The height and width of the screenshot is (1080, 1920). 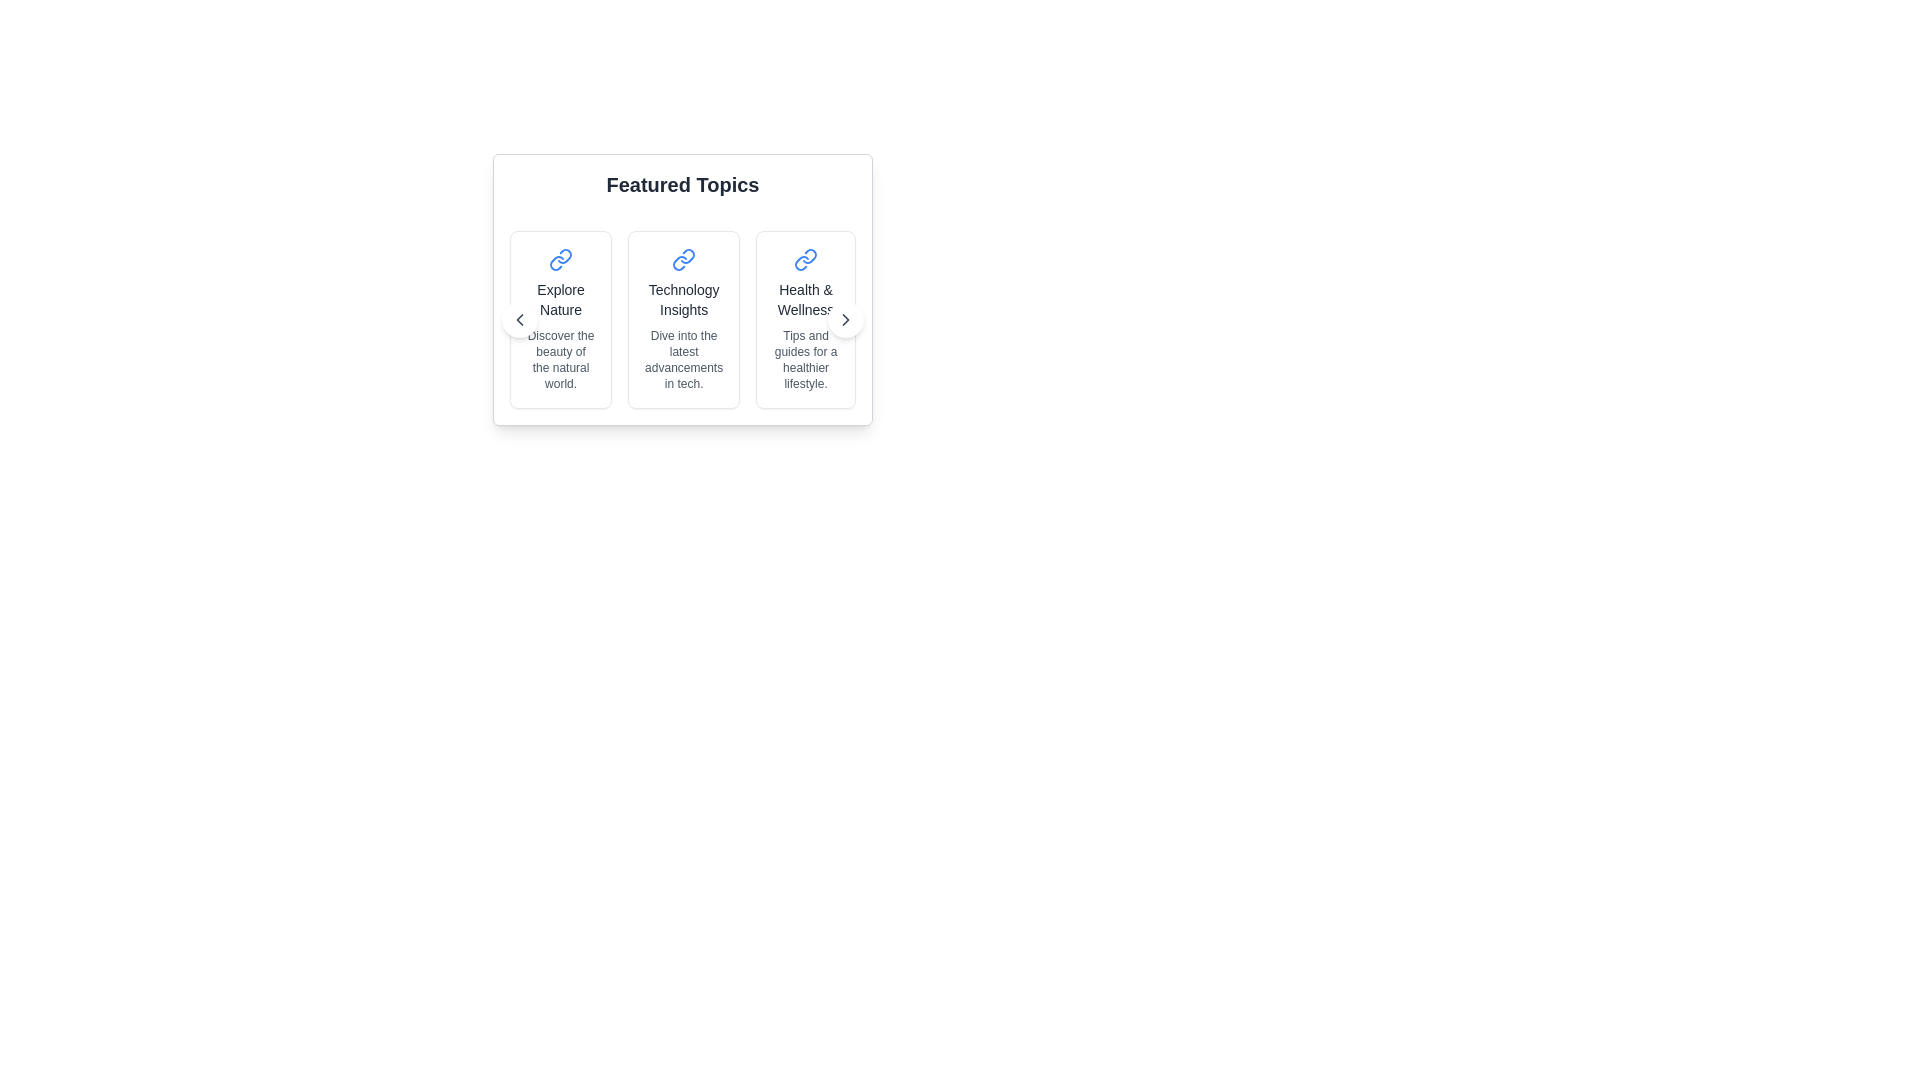 What do you see at coordinates (806, 358) in the screenshot?
I see `the Text Label that provides a brief description for the 'Health & Wellness' section, located in the third card under 'Featured Topics'` at bounding box center [806, 358].